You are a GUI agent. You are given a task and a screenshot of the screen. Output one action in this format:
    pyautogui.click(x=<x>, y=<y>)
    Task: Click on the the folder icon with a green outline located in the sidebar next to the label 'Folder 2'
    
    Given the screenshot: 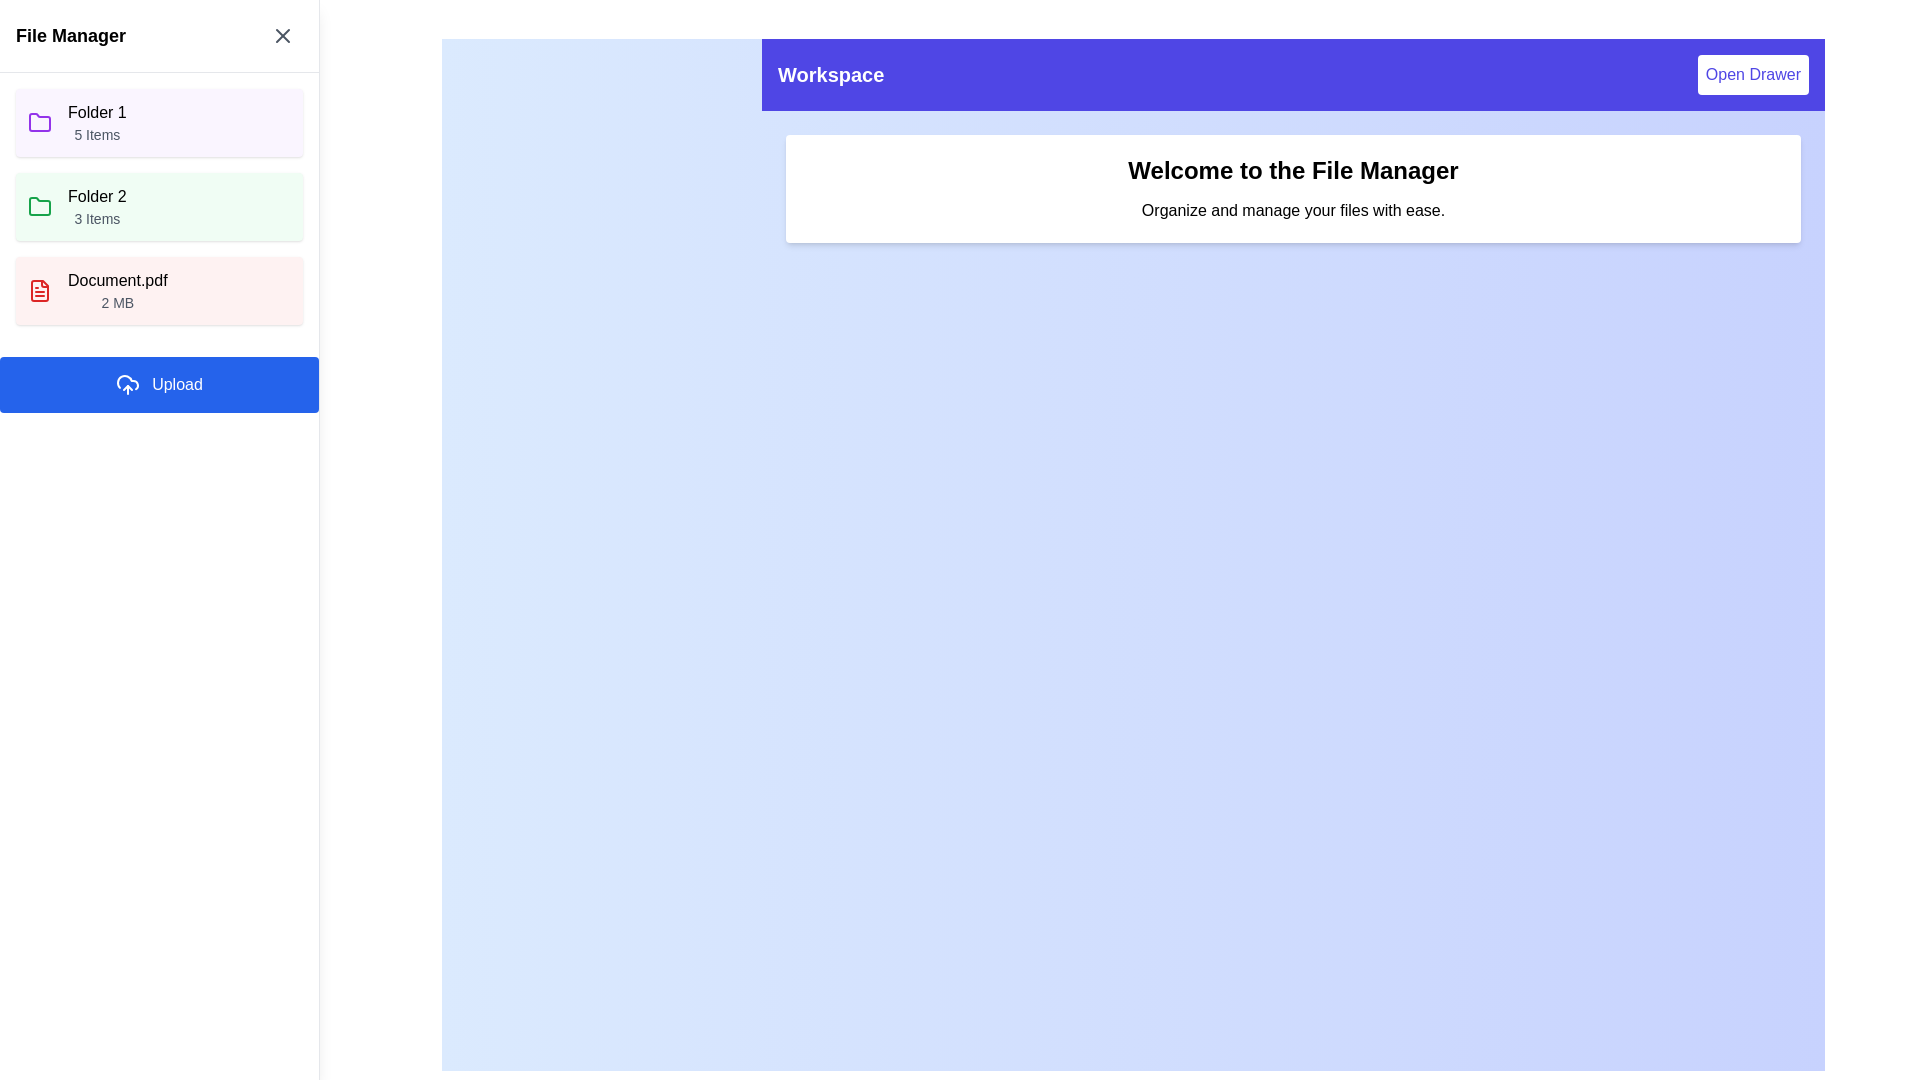 What is the action you would take?
    pyautogui.click(x=39, y=206)
    